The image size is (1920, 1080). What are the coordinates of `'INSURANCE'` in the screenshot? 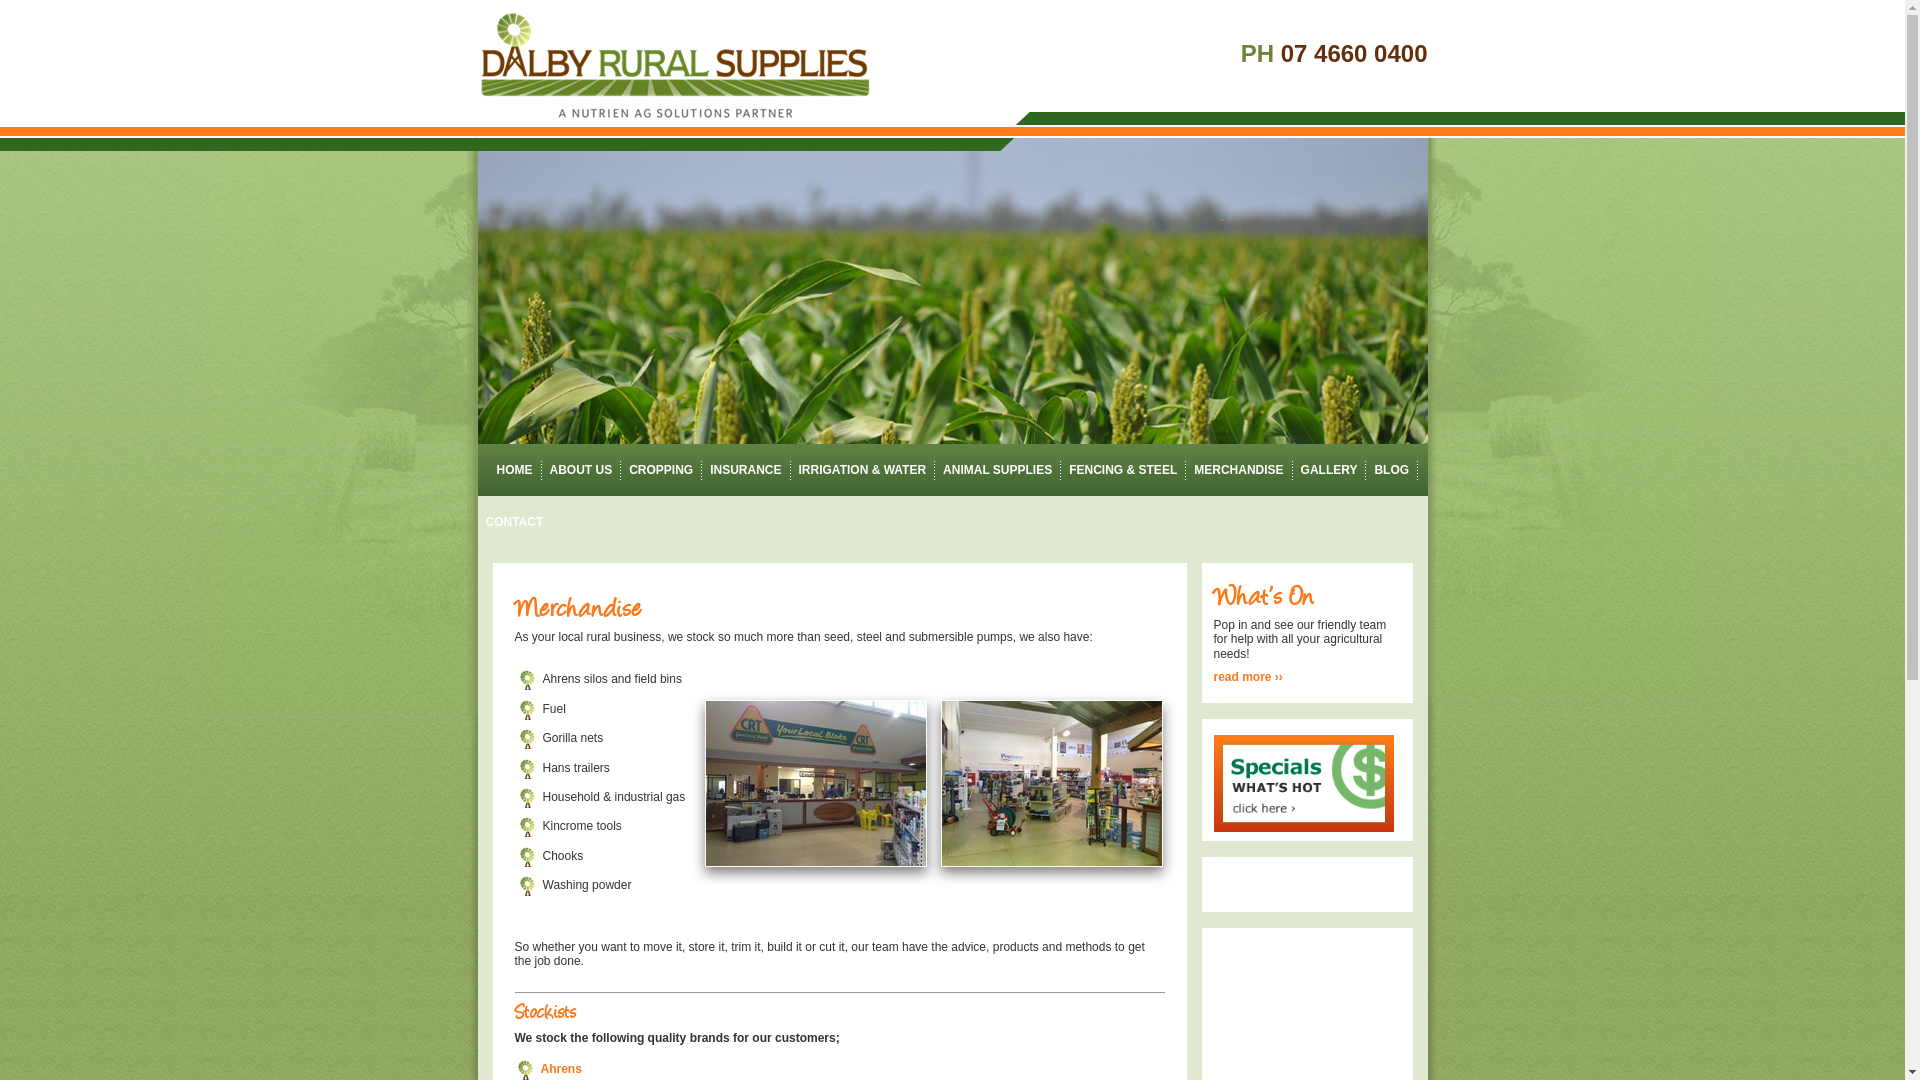 It's located at (744, 470).